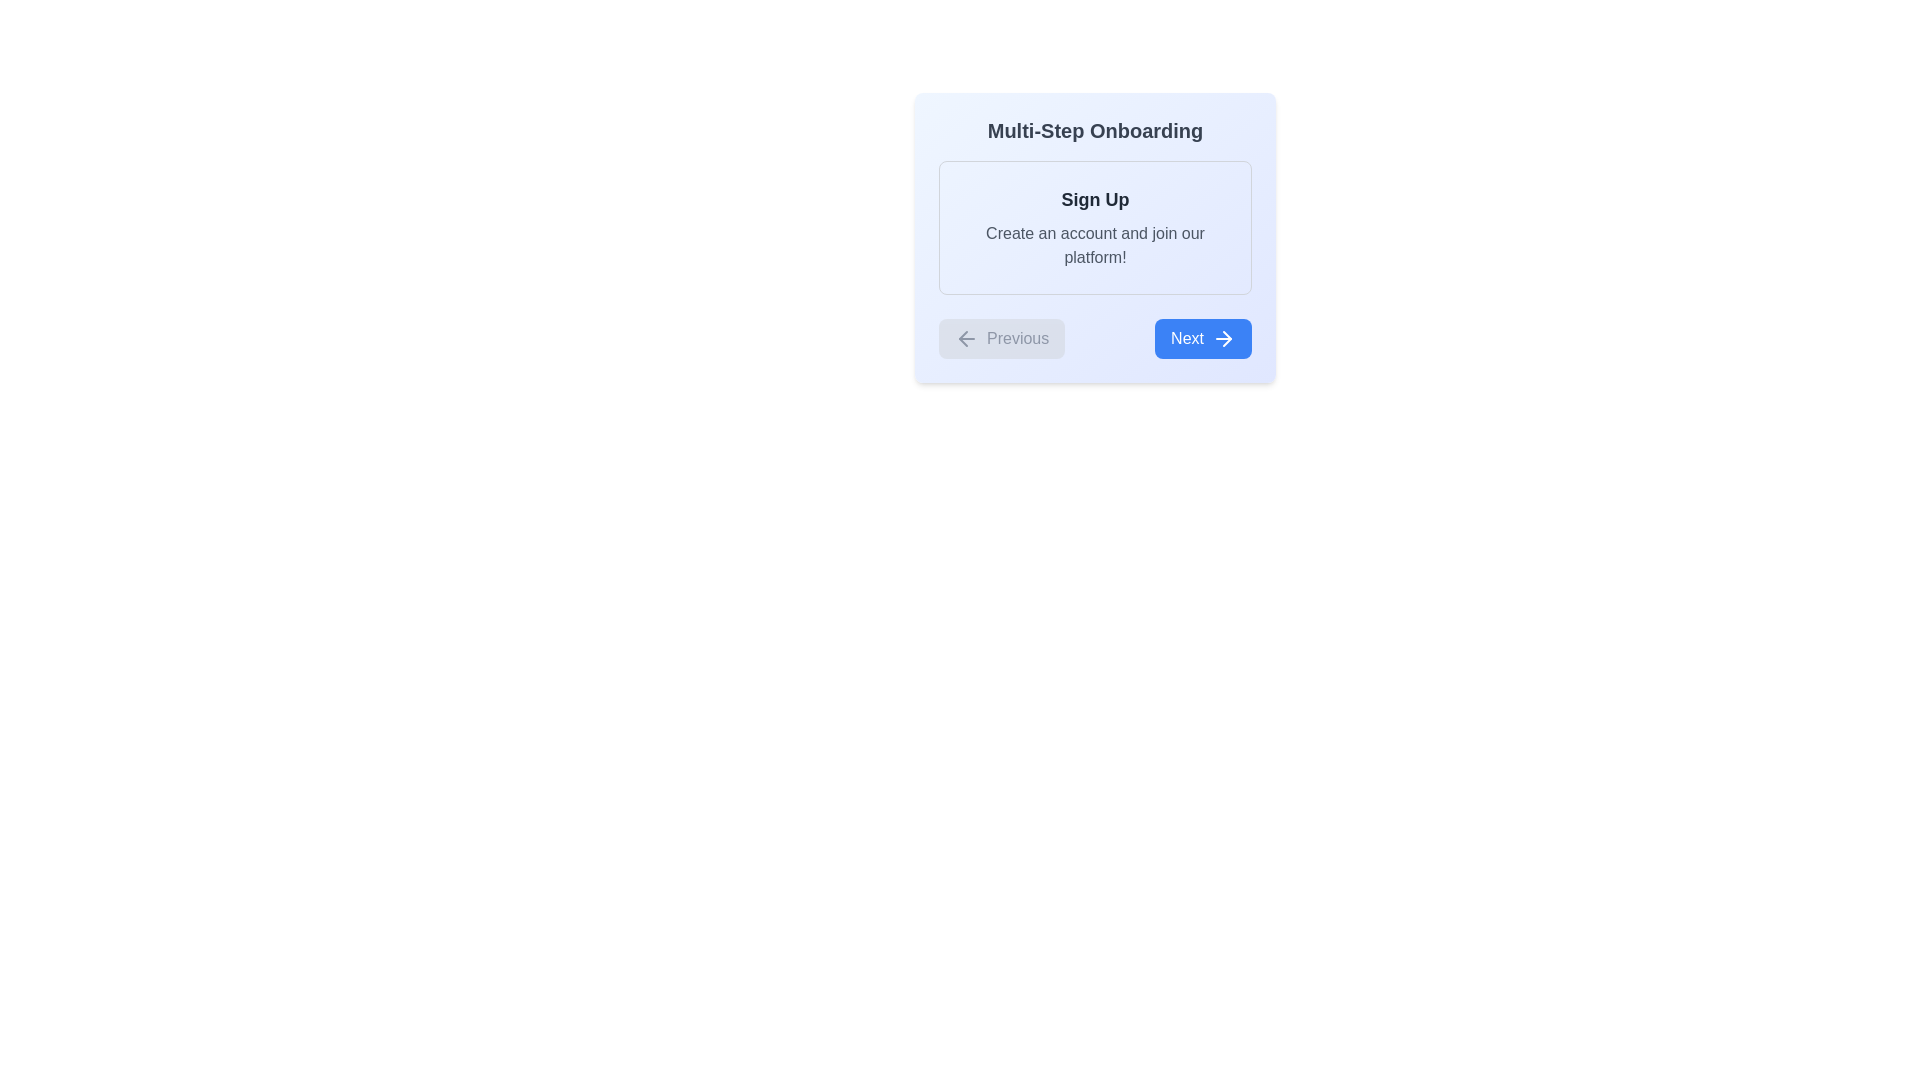 Image resolution: width=1920 pixels, height=1080 pixels. What do you see at coordinates (966, 338) in the screenshot?
I see `the arrow icon located to the left of the 'Previous' text label in the multi-step onboarding interface to observe any visual effects` at bounding box center [966, 338].